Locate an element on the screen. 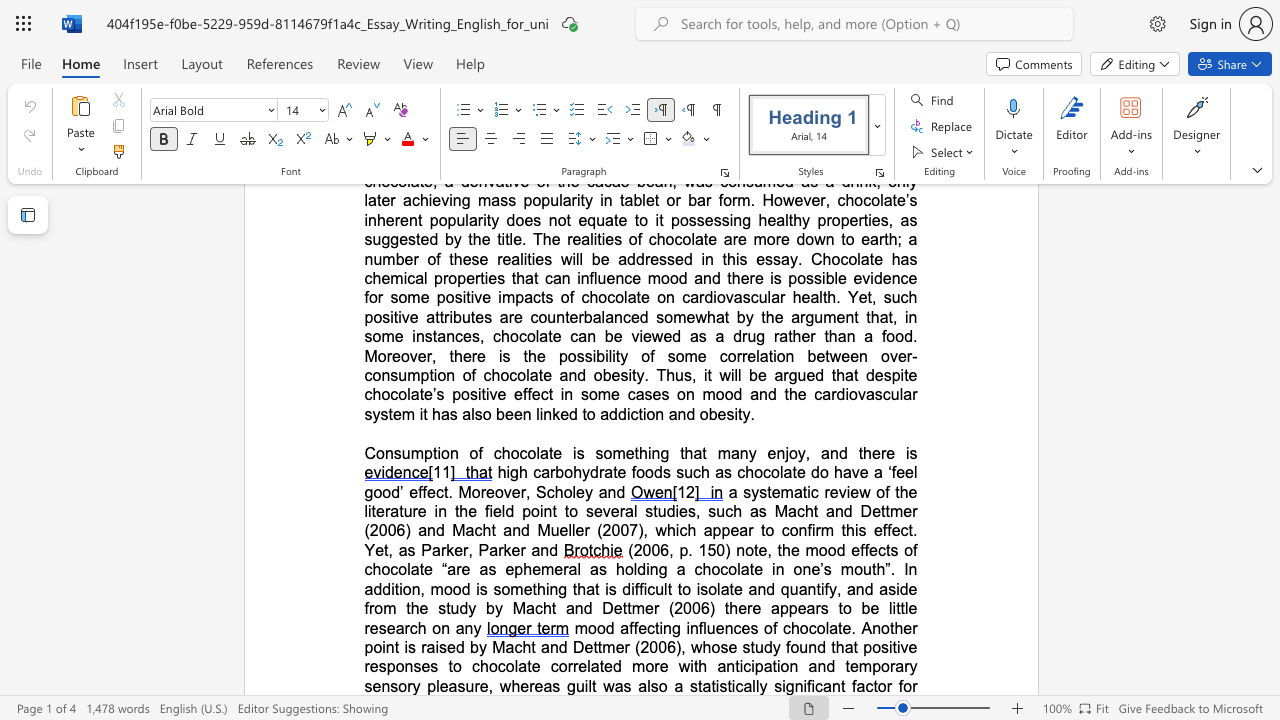  the subset text "th" within the text "mood affecting influences of chocolate. Another point is raised by Macht and Dettmer (2006), whose study found that positive responses to chocolate correlated more with anticipation and temporary sensory pleasure," is located at coordinates (831, 647).